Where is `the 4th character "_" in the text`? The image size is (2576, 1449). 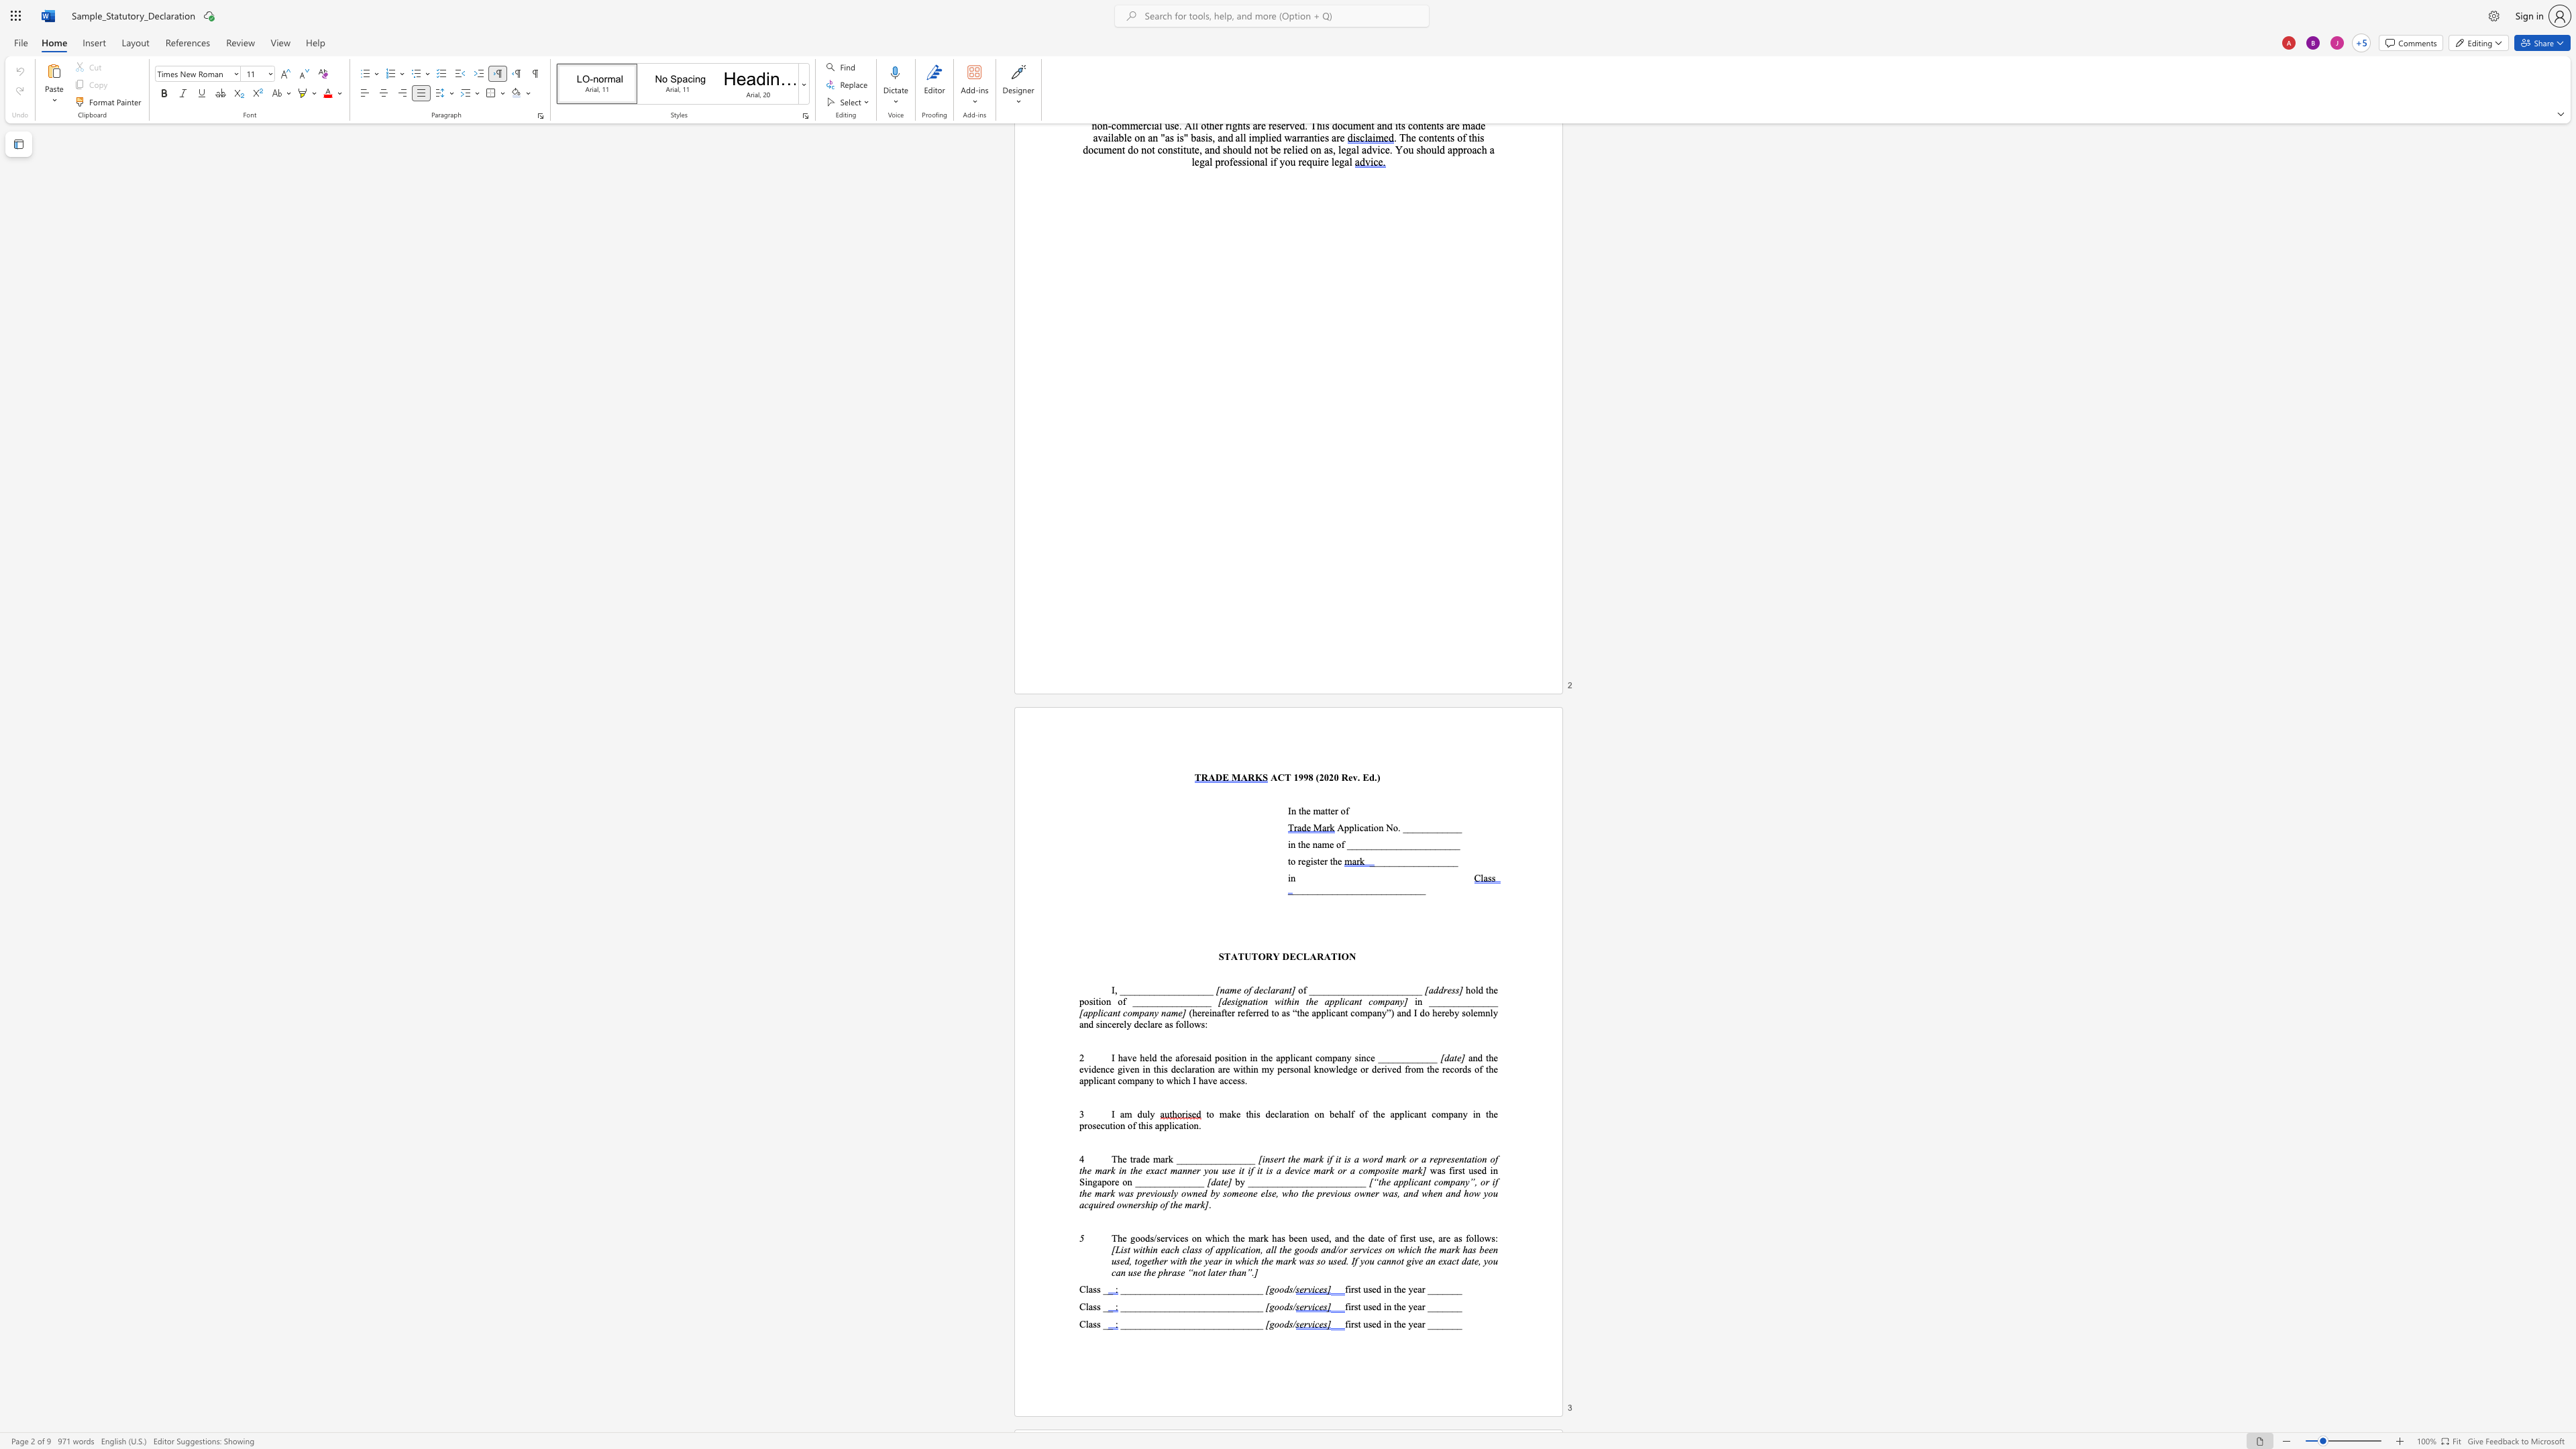
the 4th character "_" in the text is located at coordinates (1309, 890).